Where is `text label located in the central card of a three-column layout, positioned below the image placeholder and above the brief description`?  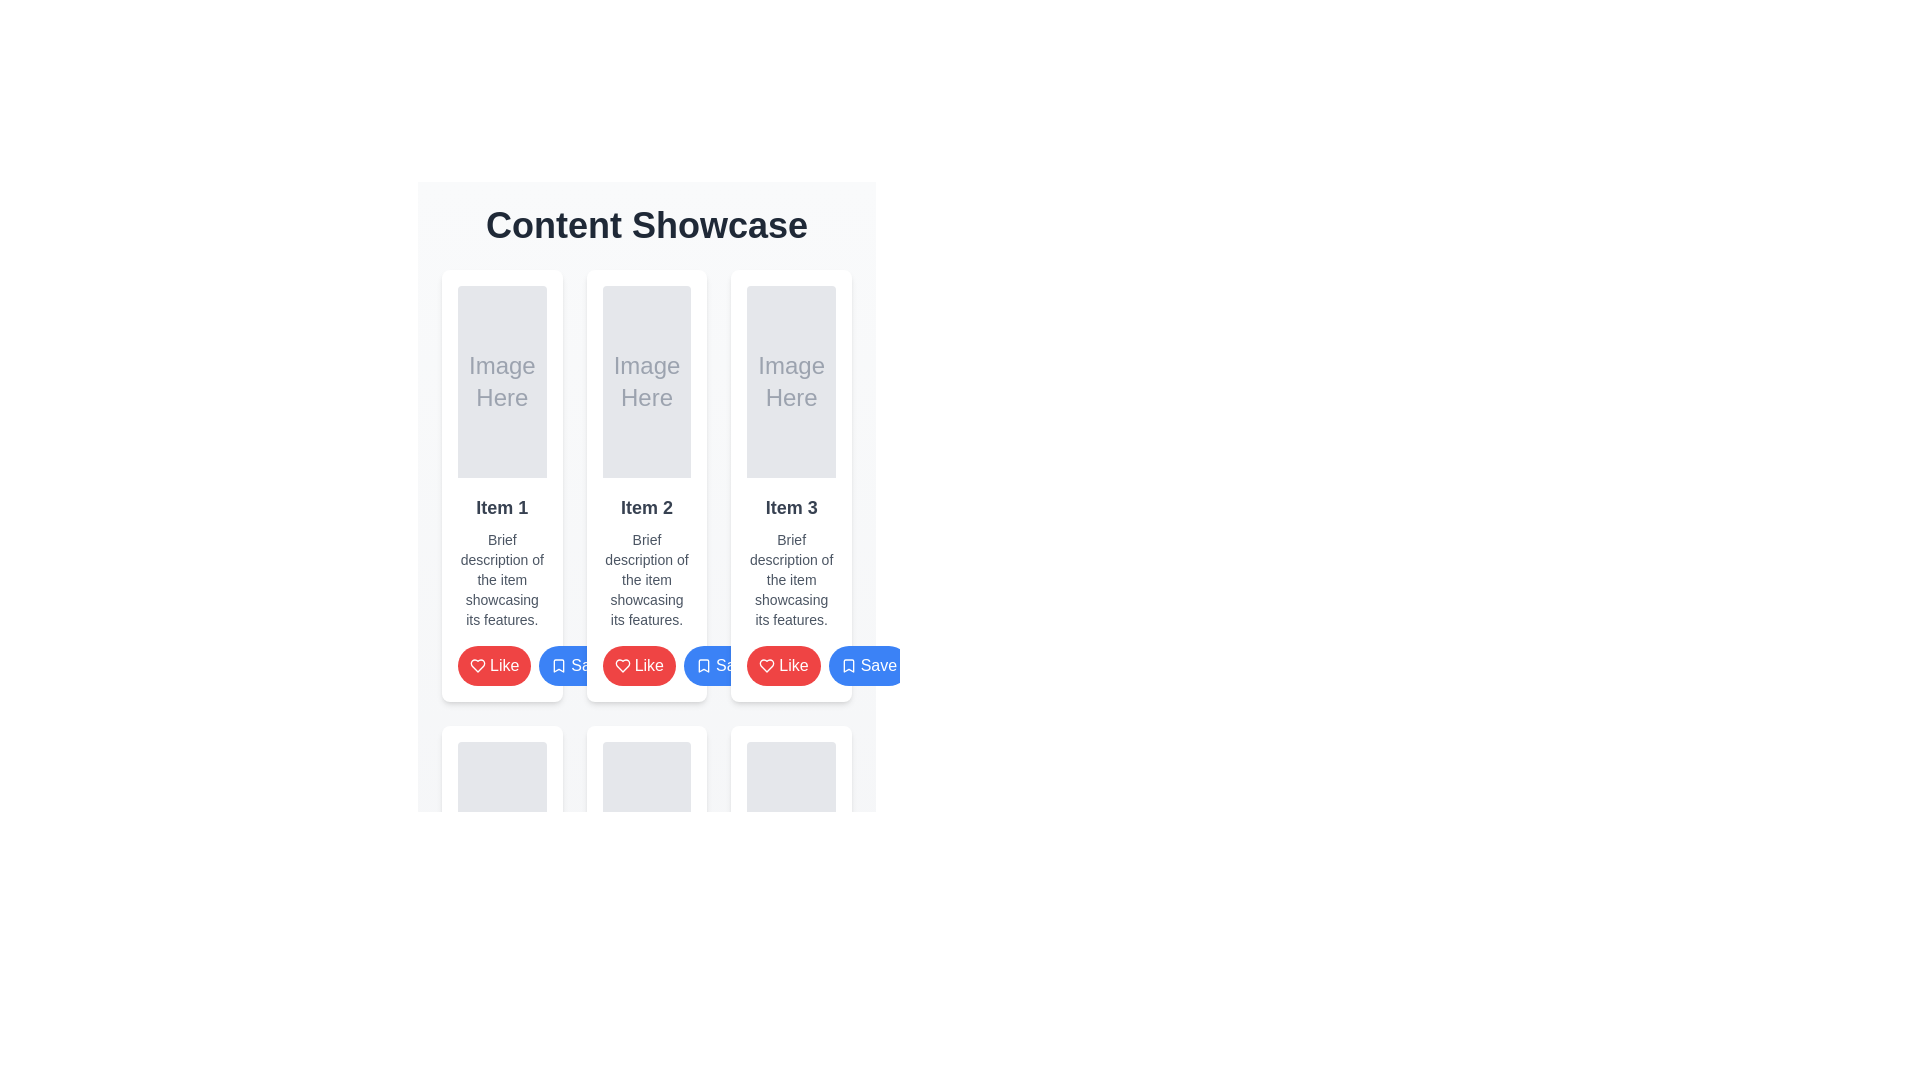 text label located in the central card of a three-column layout, positioned below the image placeholder and above the brief description is located at coordinates (647, 507).